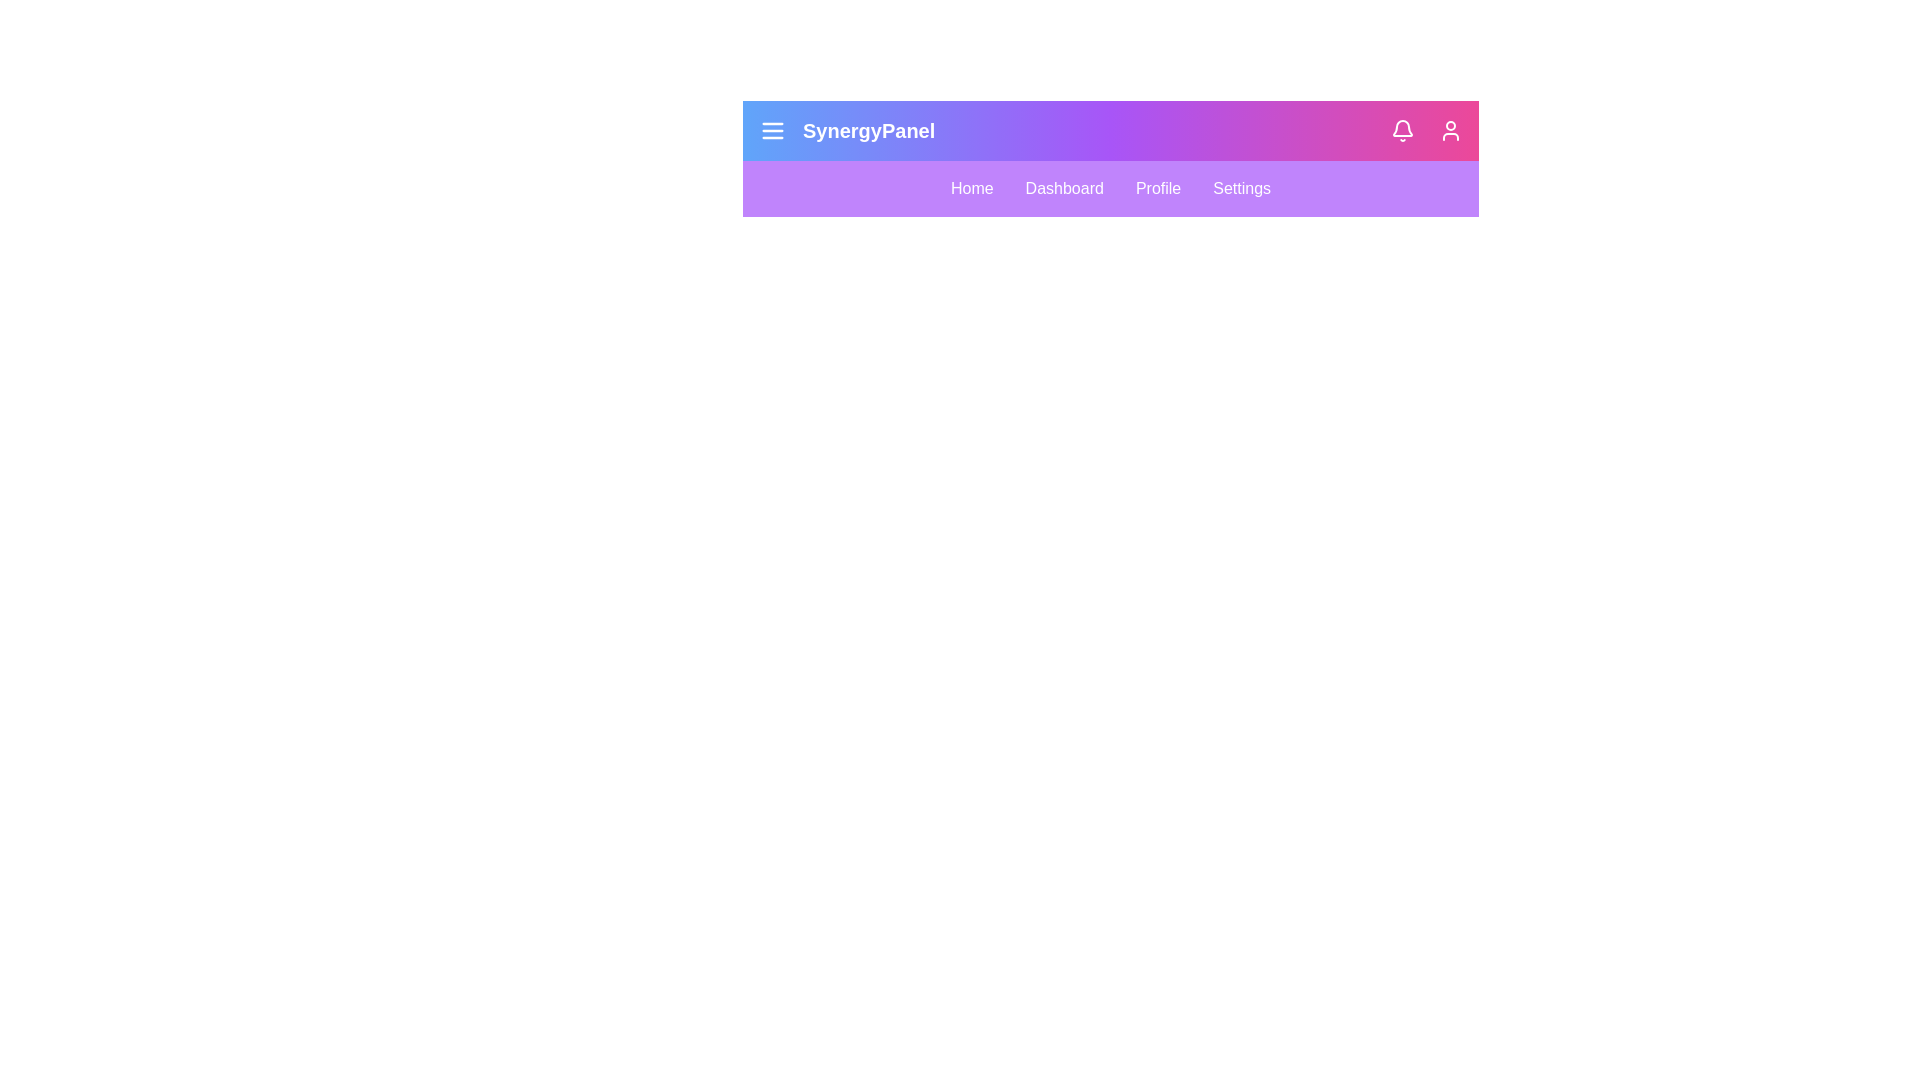  Describe the element at coordinates (1063, 189) in the screenshot. I see `the 'Dashboard' navigation link` at that location.